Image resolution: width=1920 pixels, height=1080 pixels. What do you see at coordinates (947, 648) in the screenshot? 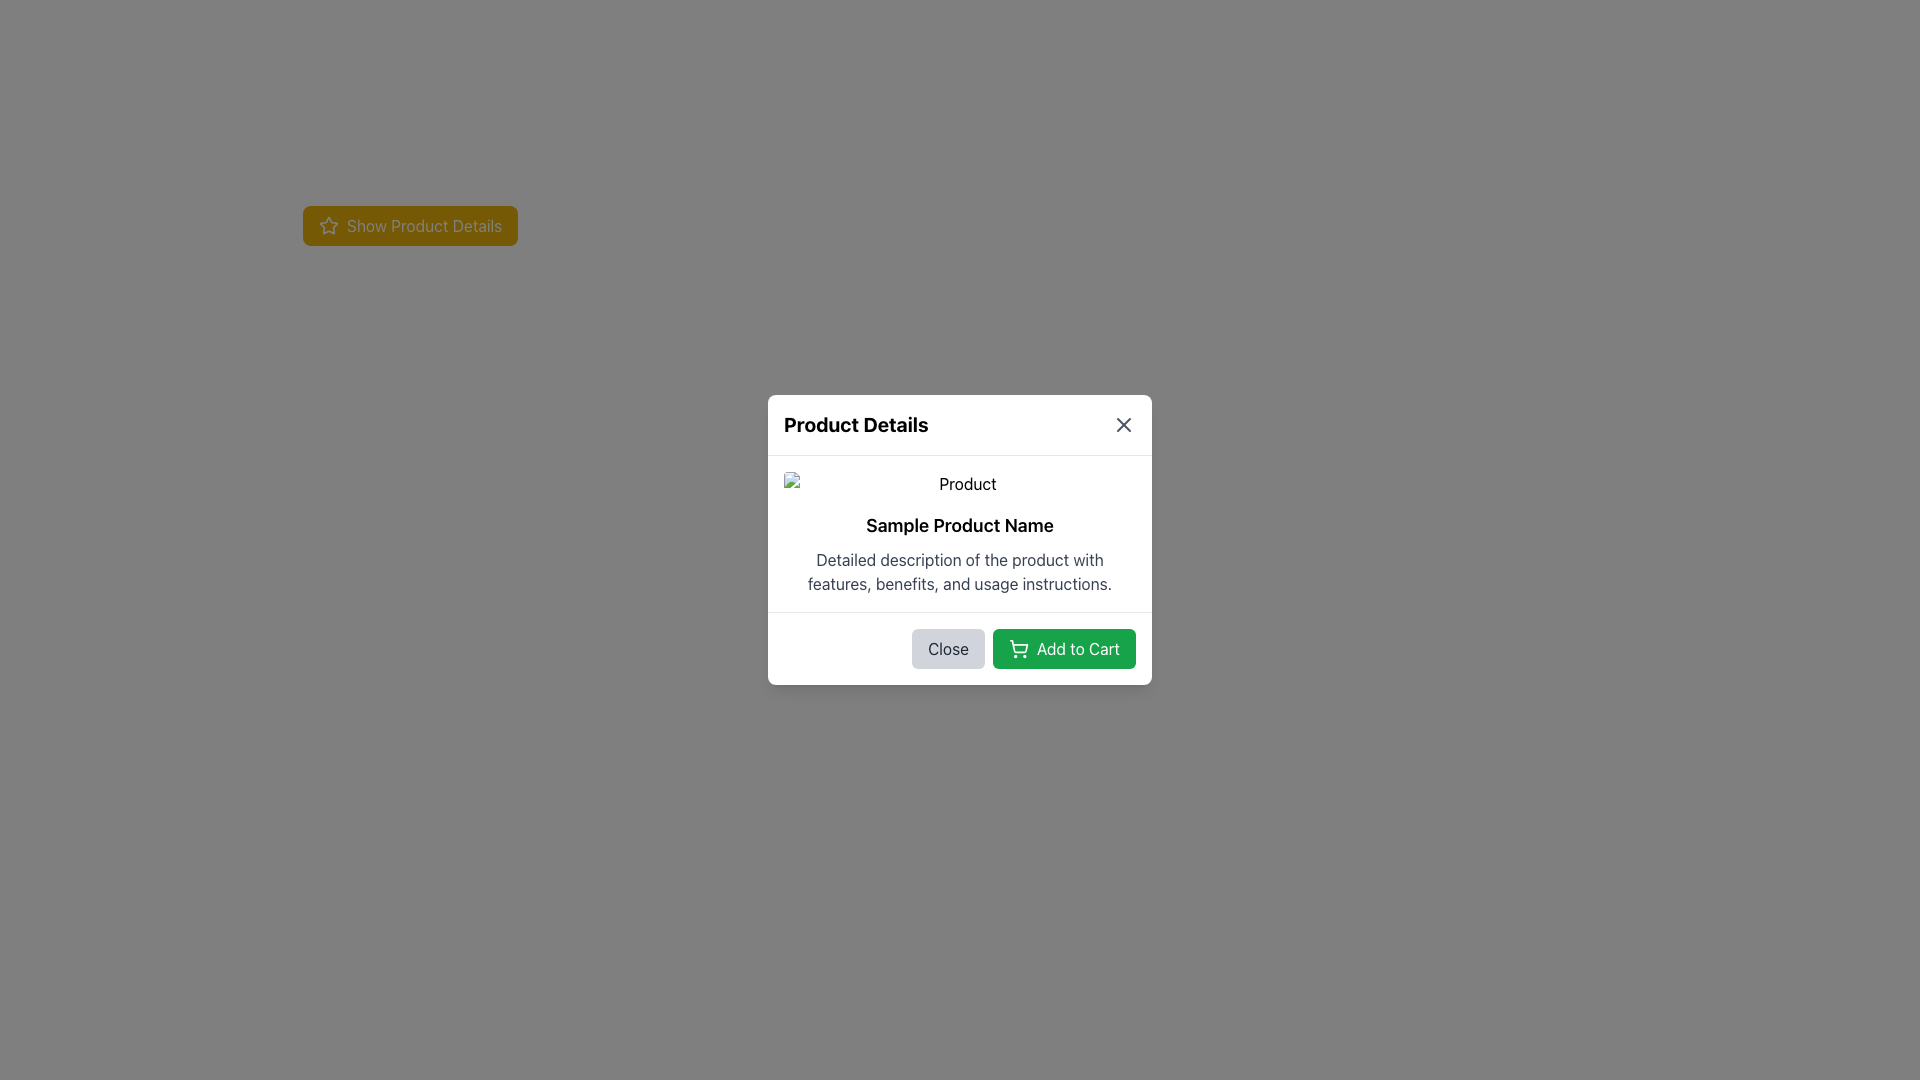
I see `the 'Close' button with rounded corners and a gray background` at bounding box center [947, 648].